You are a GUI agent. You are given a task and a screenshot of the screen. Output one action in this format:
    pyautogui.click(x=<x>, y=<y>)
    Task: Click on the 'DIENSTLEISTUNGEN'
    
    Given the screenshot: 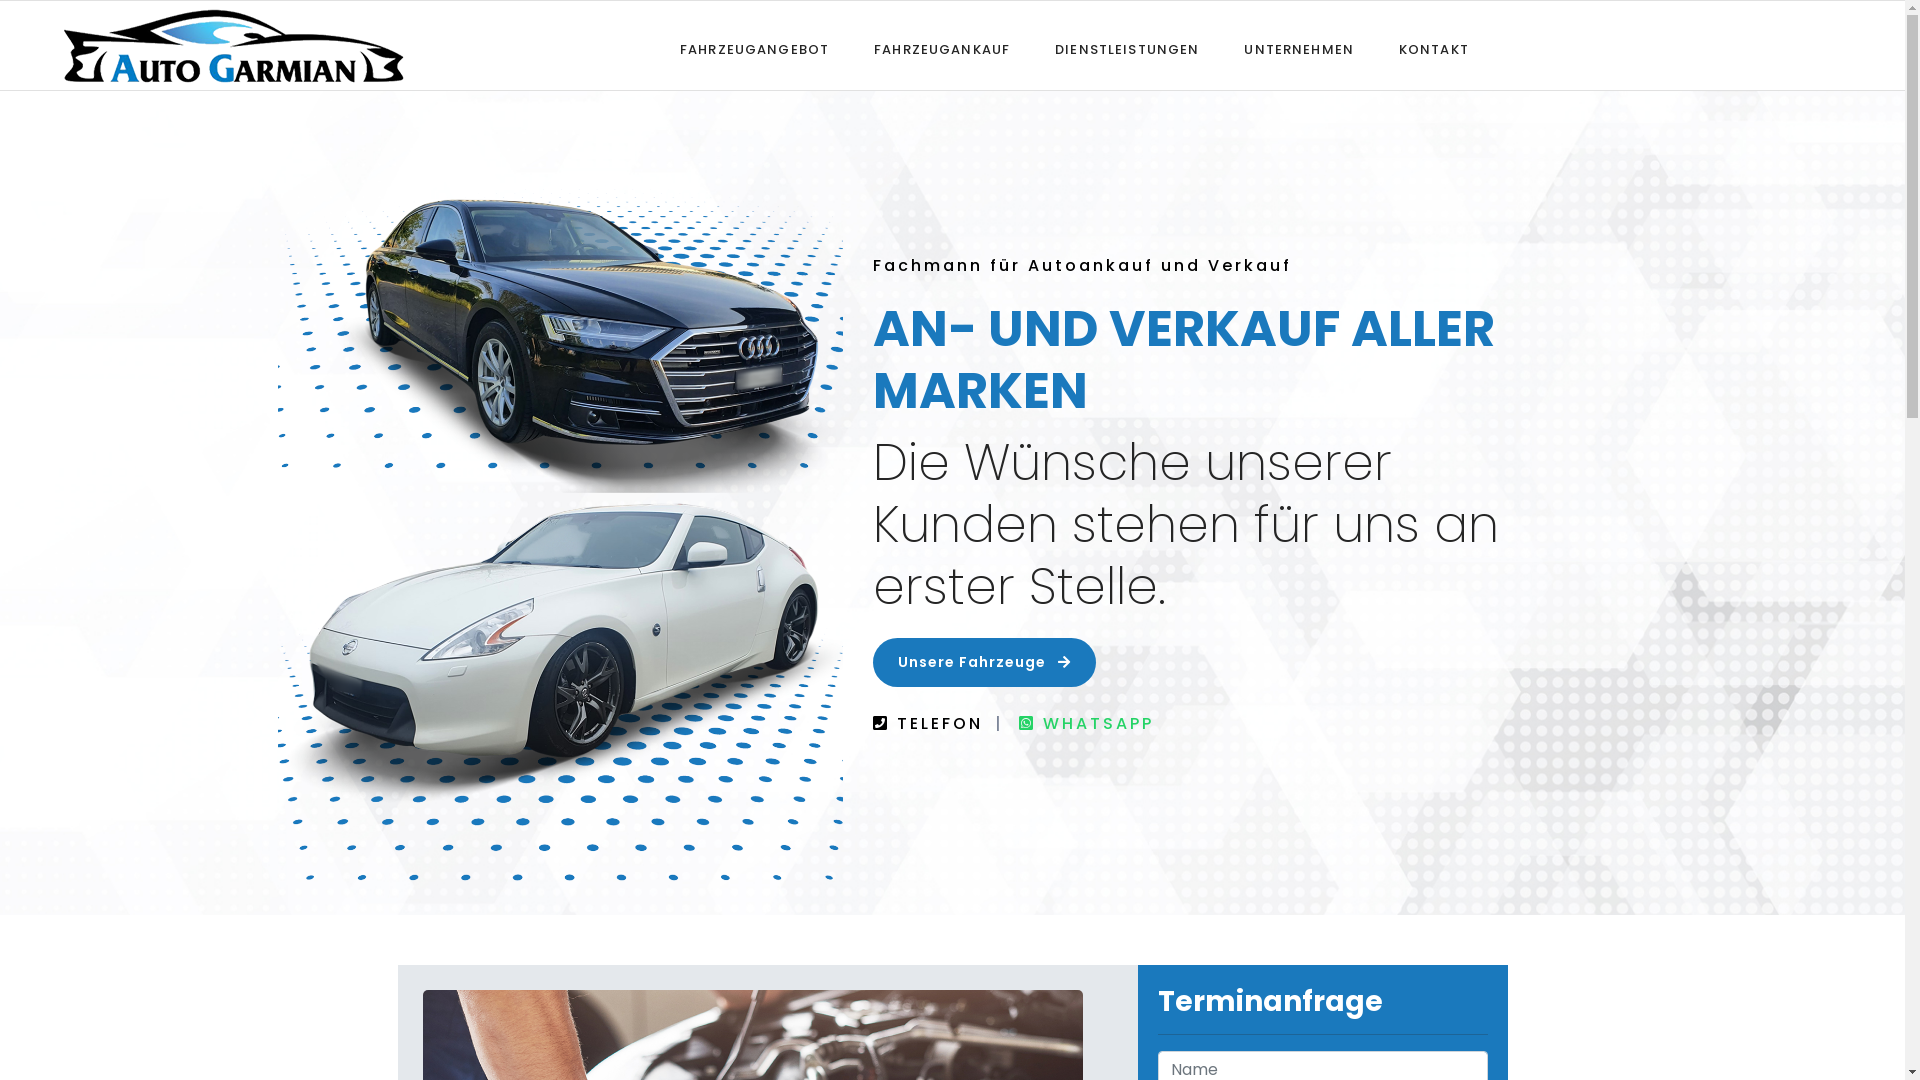 What is the action you would take?
    pyautogui.click(x=1127, y=49)
    